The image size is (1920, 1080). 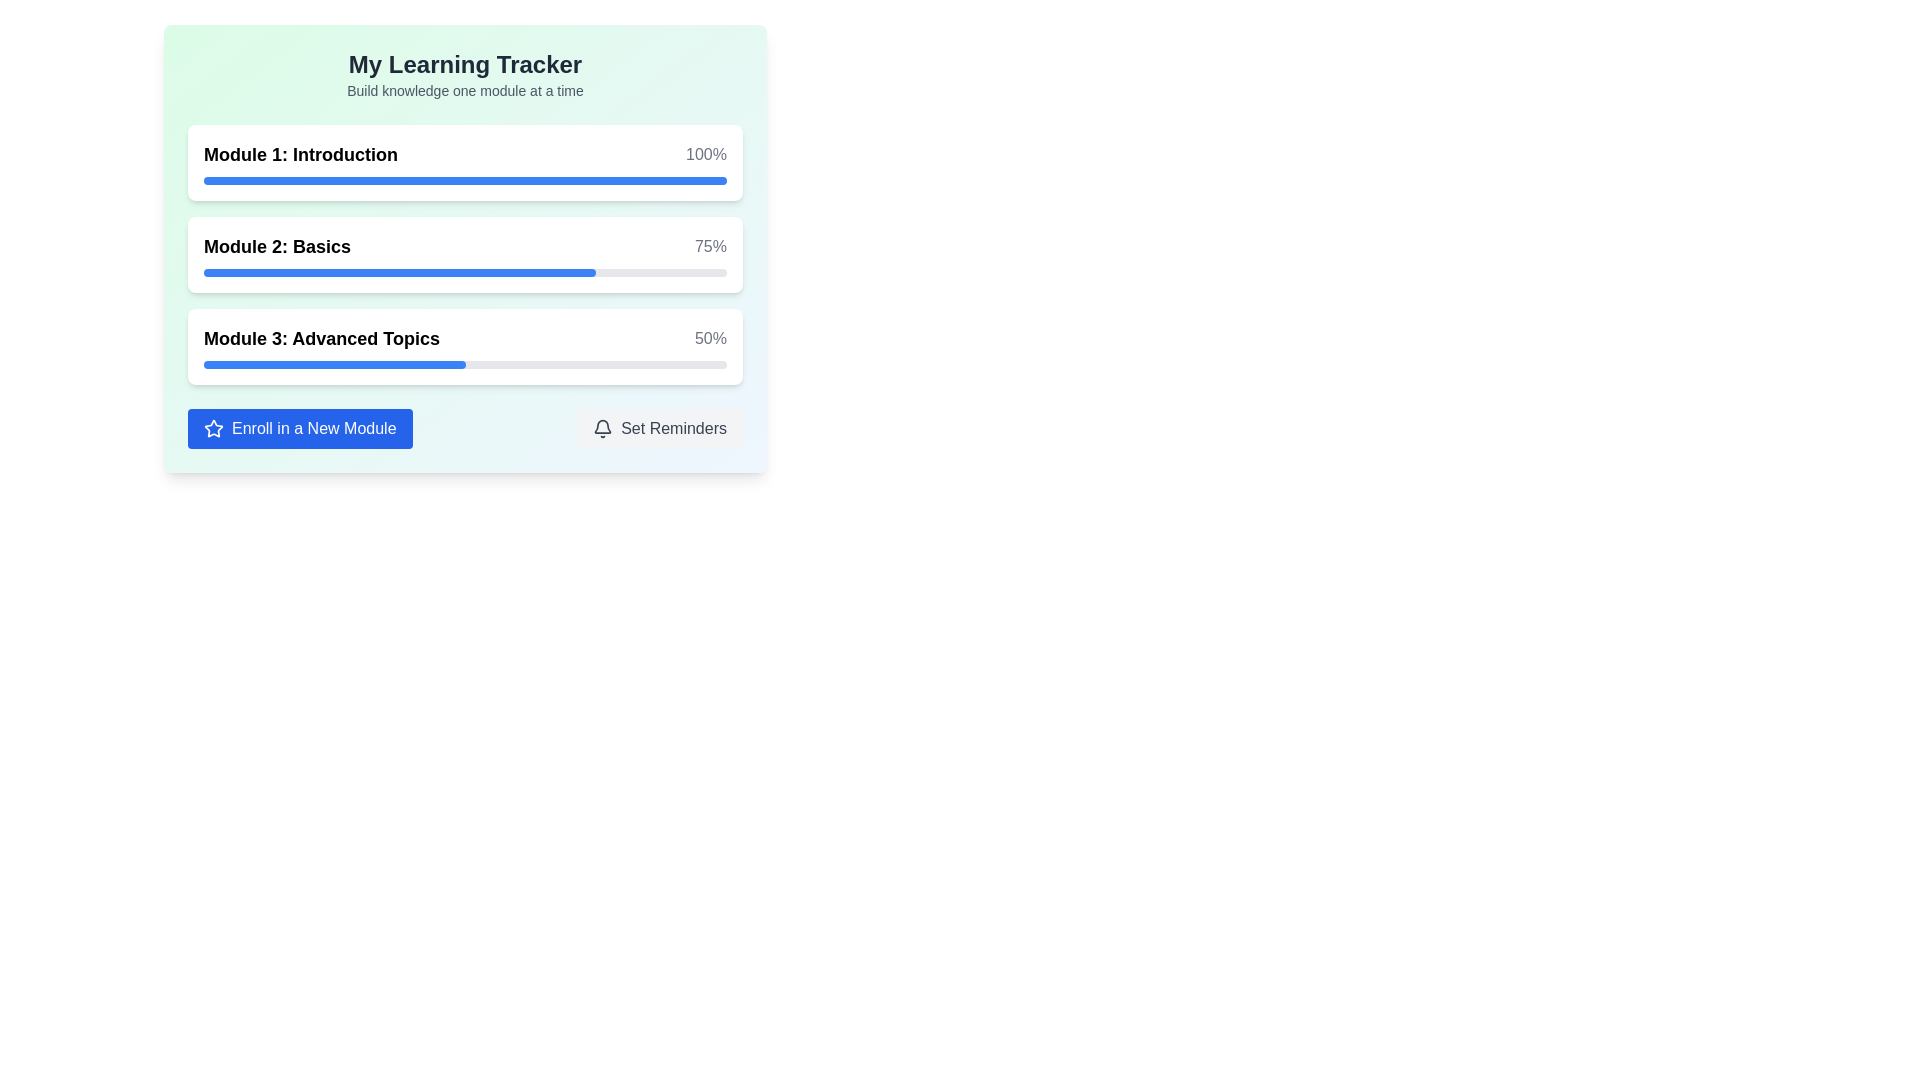 I want to click on the text label that reads 'My Learning Tracker', which is a bold, large, dark gray header at the top of the interface, so click(x=464, y=64).